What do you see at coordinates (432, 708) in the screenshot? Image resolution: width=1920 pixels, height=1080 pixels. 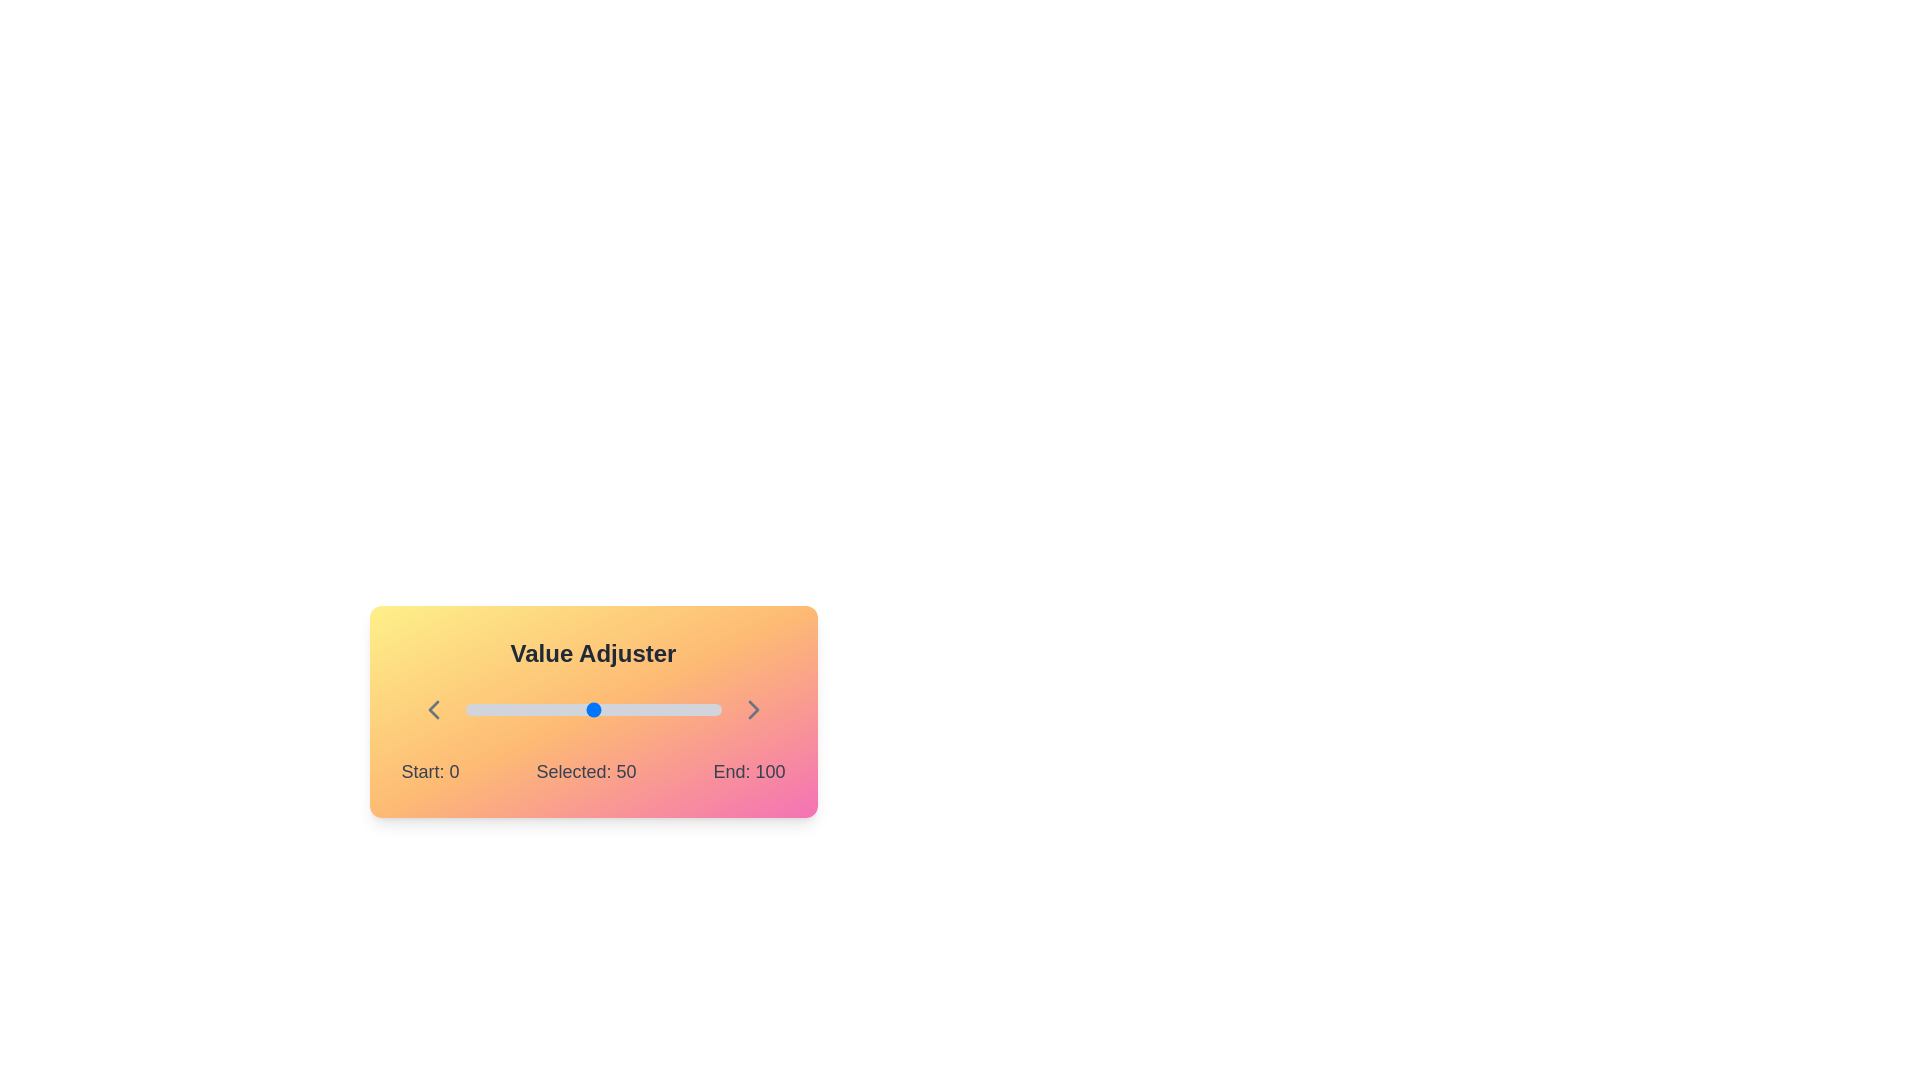 I see `the left chevron icon` at bounding box center [432, 708].